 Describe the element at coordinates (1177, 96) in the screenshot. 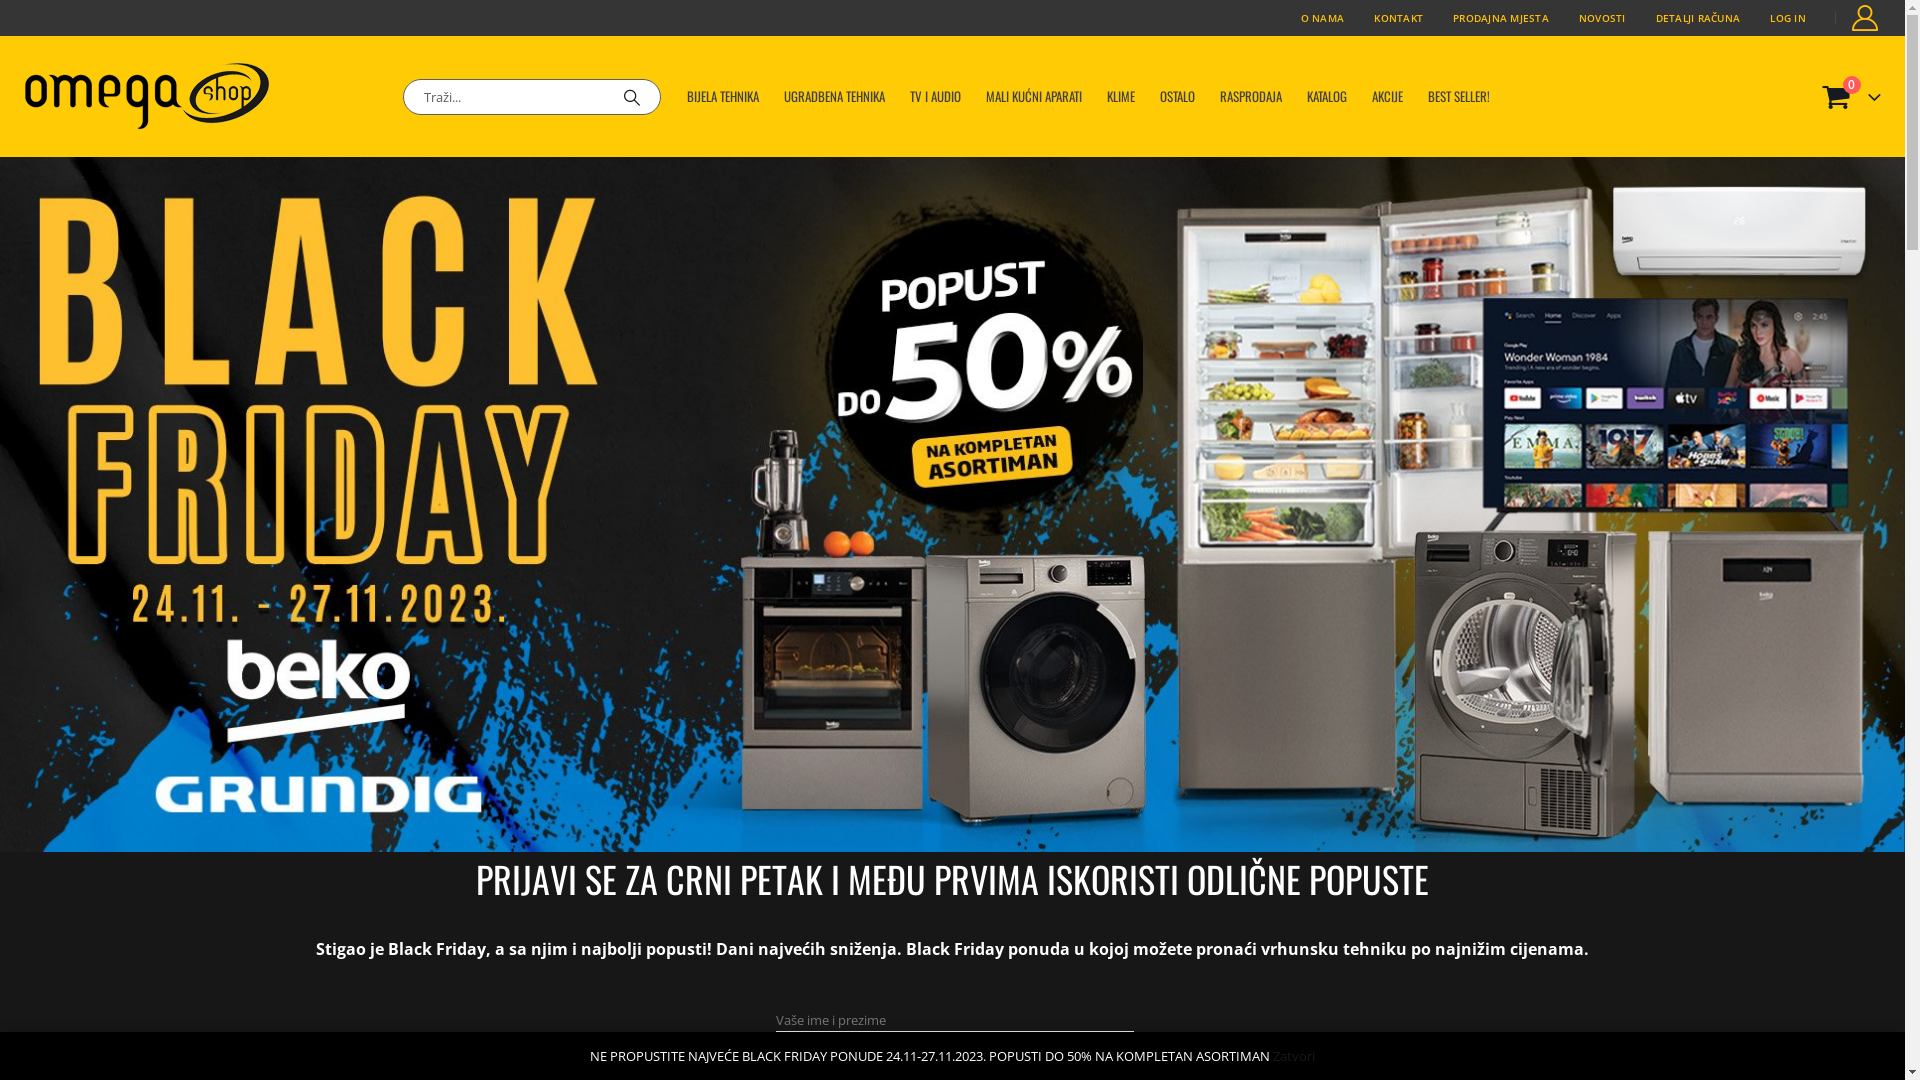

I see `'OSTALO'` at that location.